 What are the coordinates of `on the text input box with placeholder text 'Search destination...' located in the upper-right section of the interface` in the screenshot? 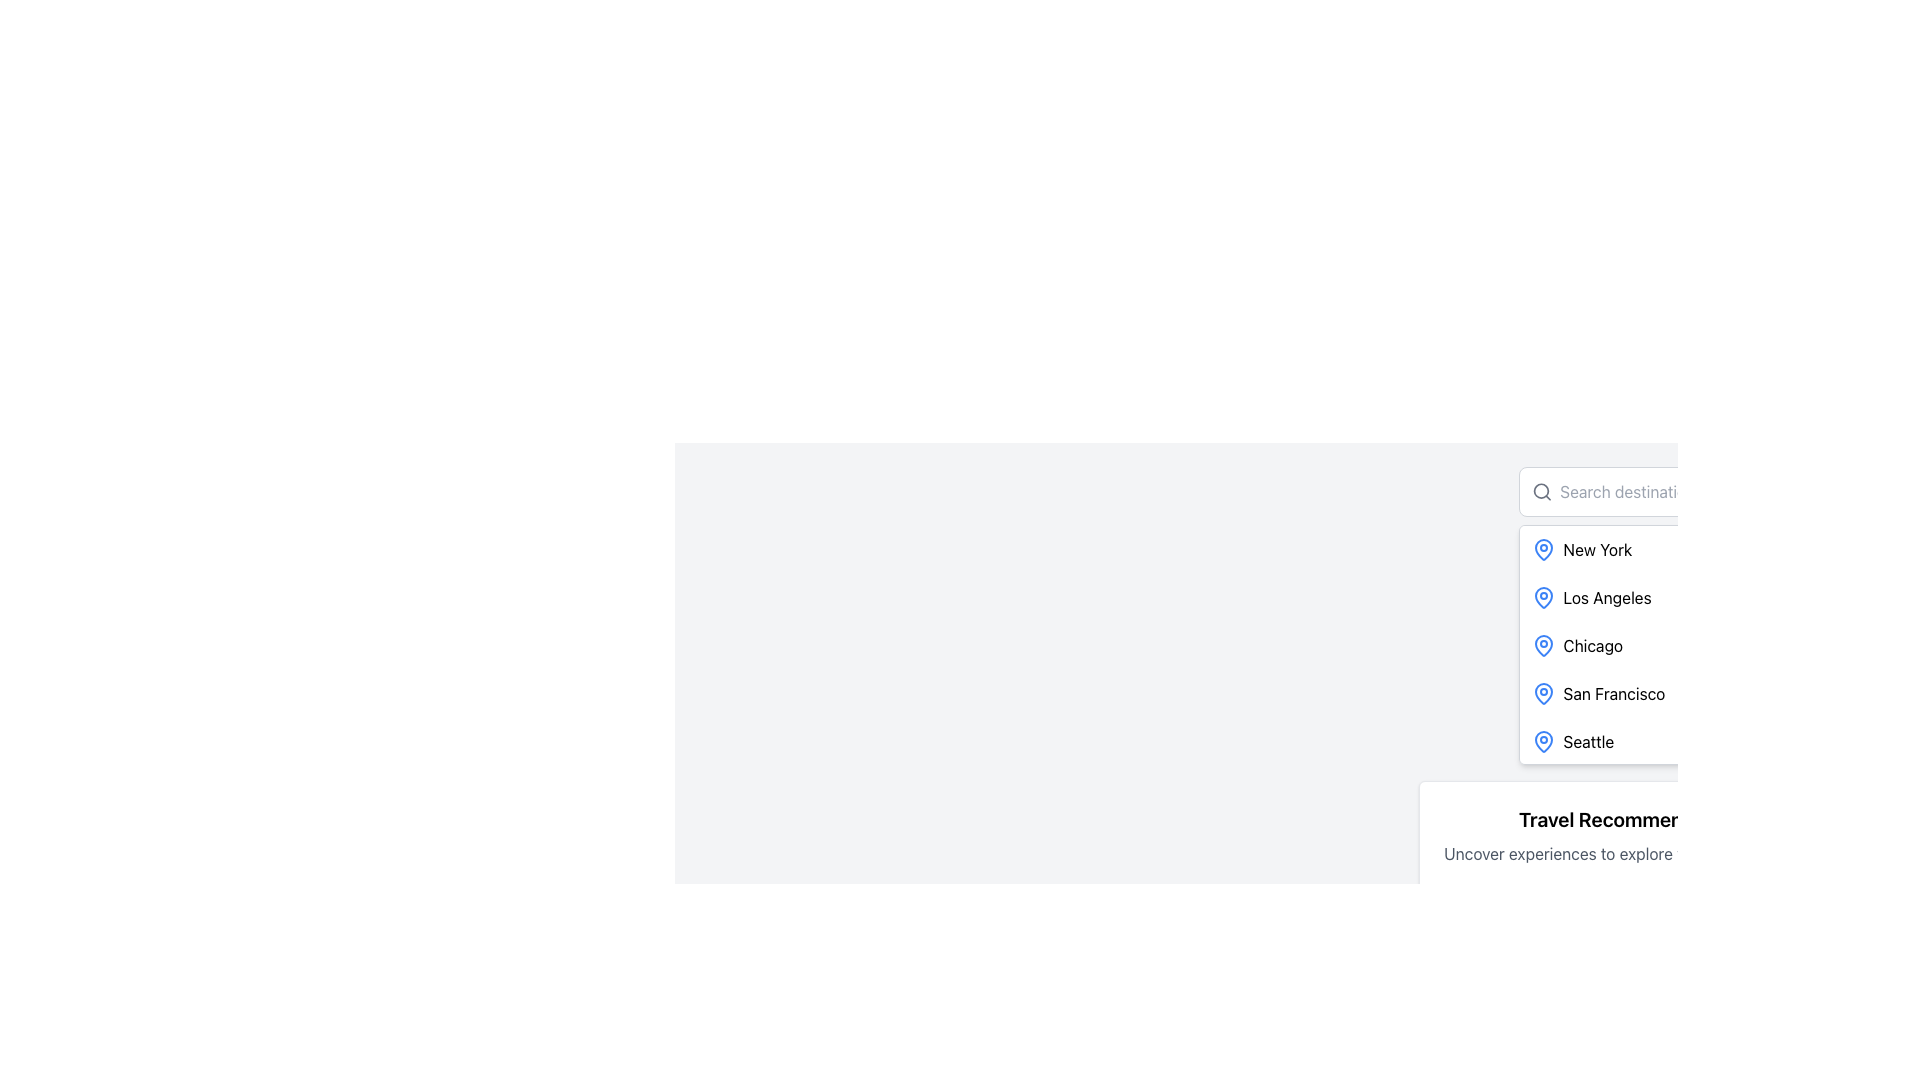 It's located at (1649, 492).